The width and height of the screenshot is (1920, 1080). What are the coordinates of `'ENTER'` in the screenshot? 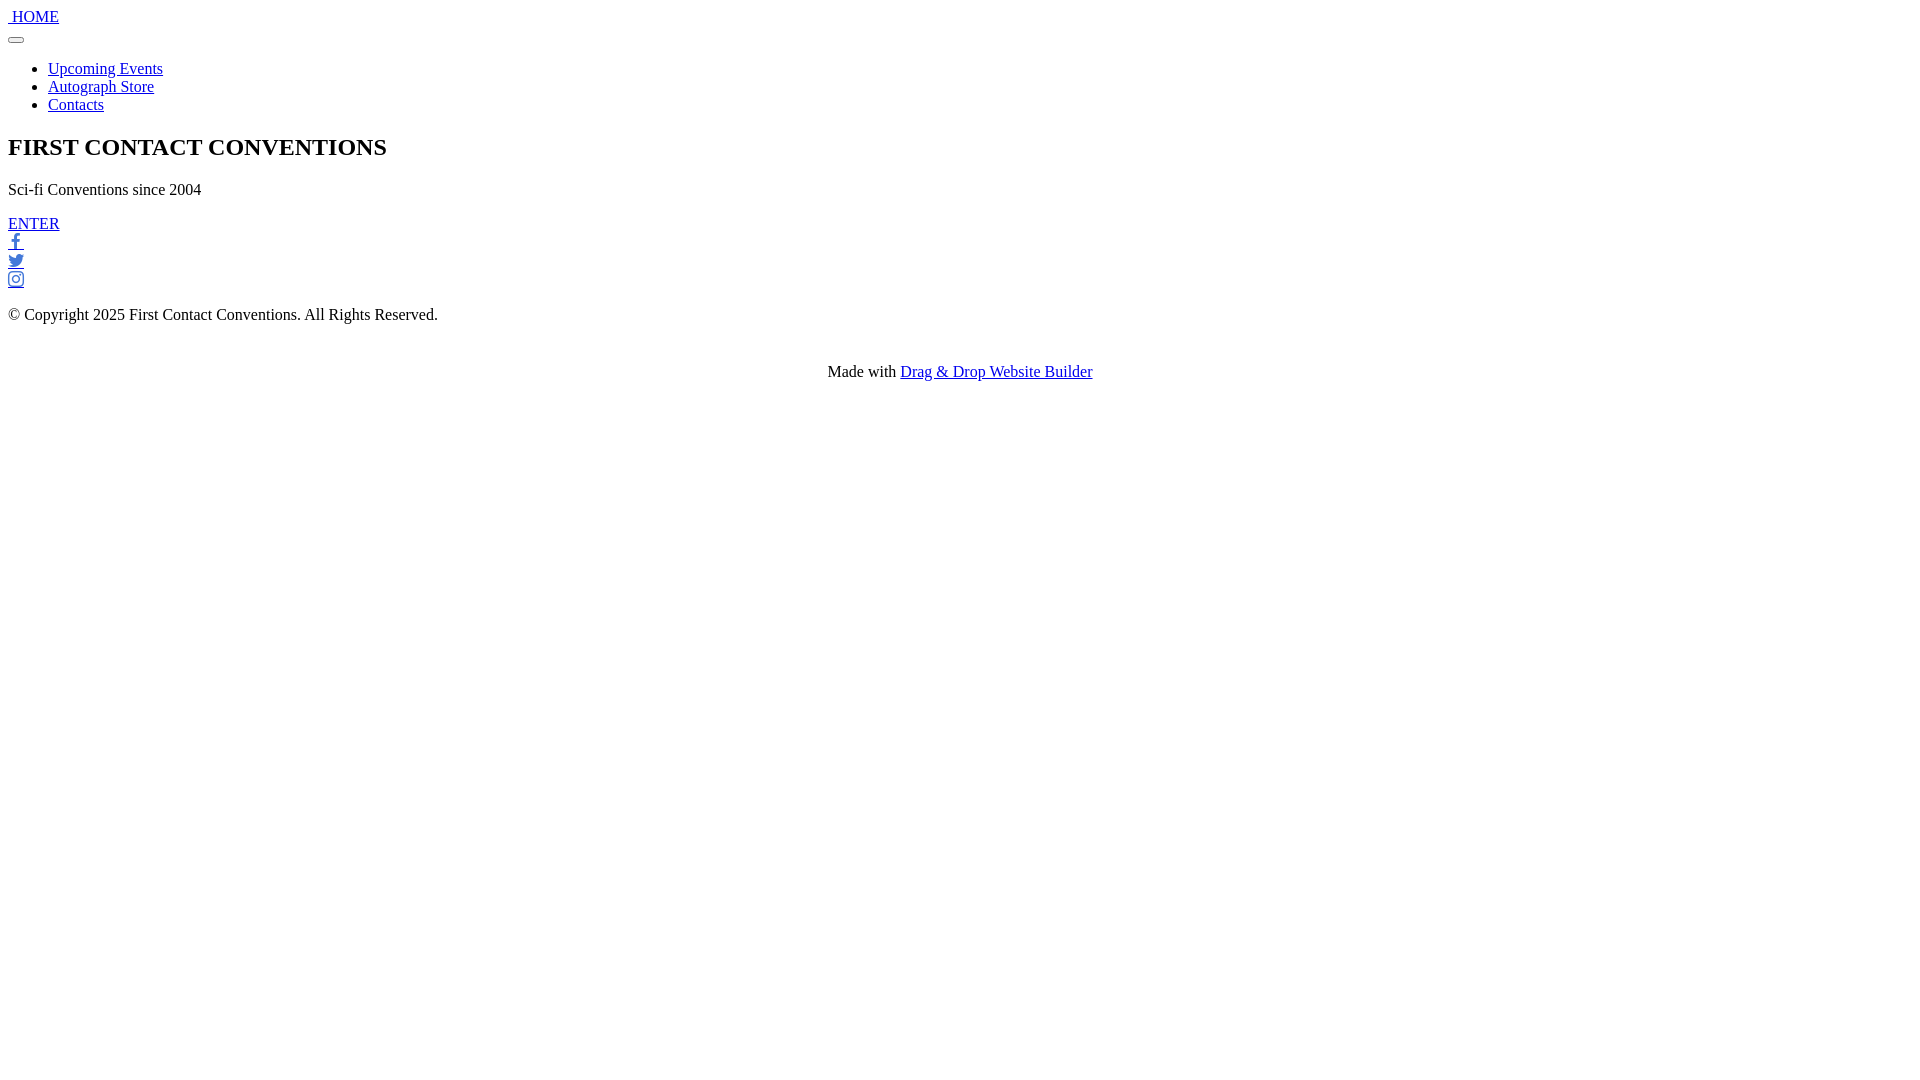 It's located at (33, 223).